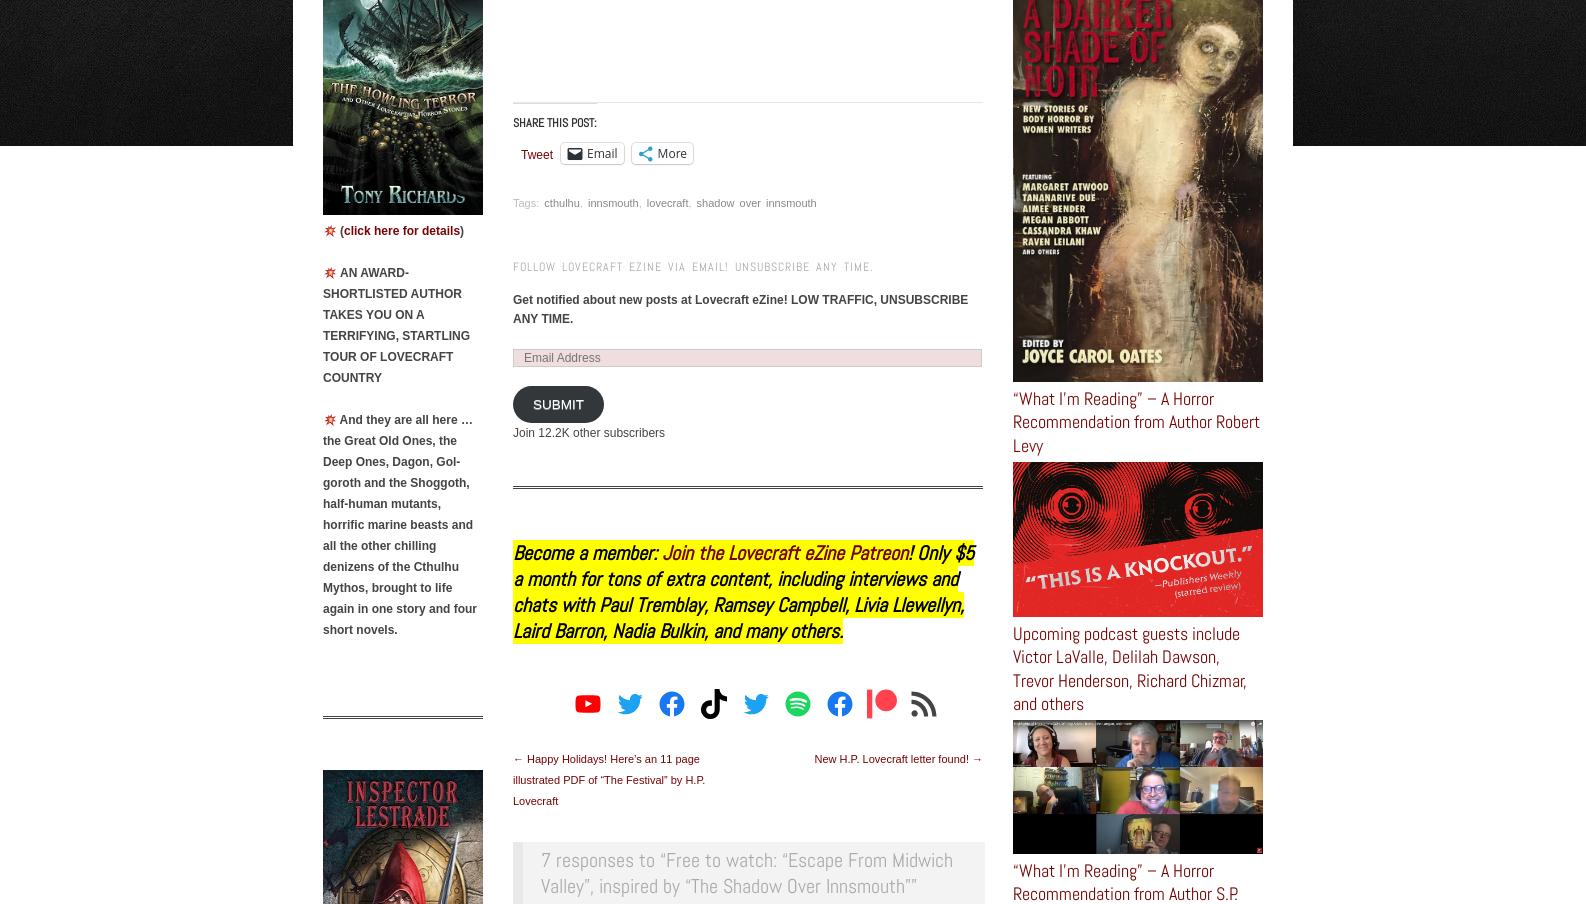 This screenshot has width=1586, height=904. I want to click on 'shadow over innsmouth', so click(695, 202).